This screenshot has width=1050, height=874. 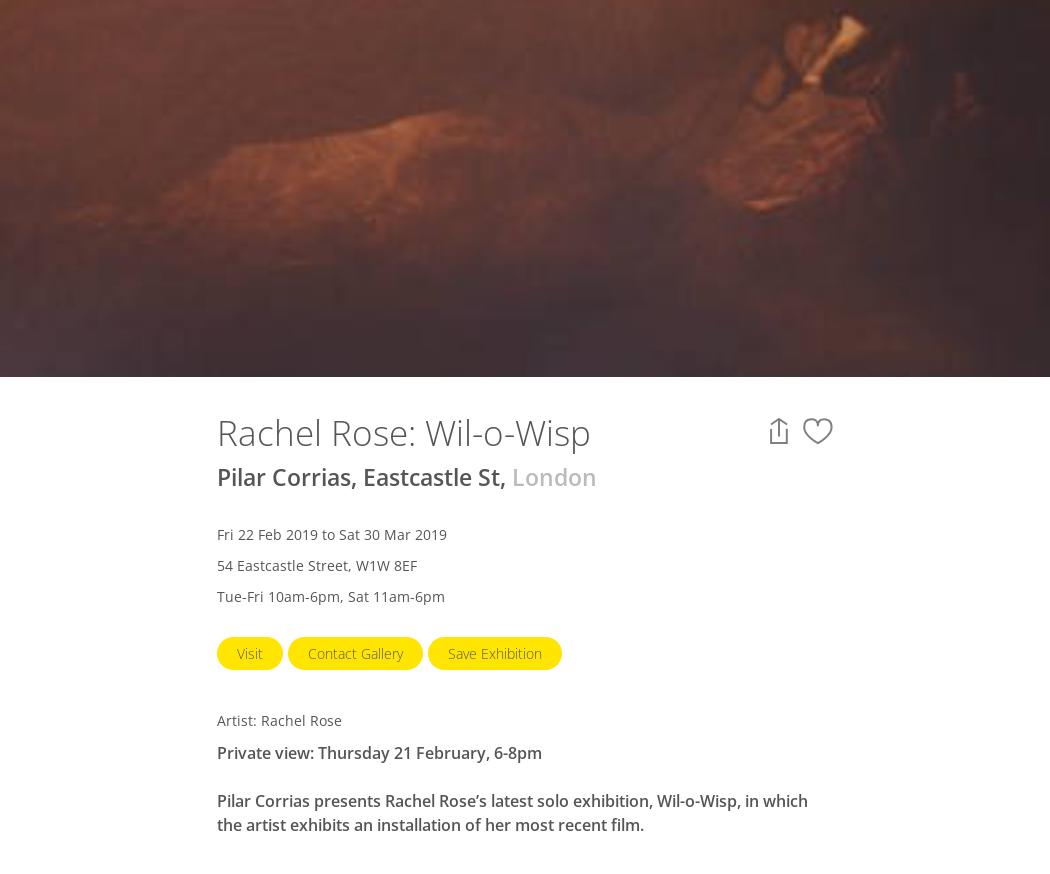 I want to click on 'Pilar Corrias presents Rachel Rose’s latest solo exhibition, Wil-o-Wisp, in which the artist exhibits an installation of her most recent film.', so click(x=510, y=812).